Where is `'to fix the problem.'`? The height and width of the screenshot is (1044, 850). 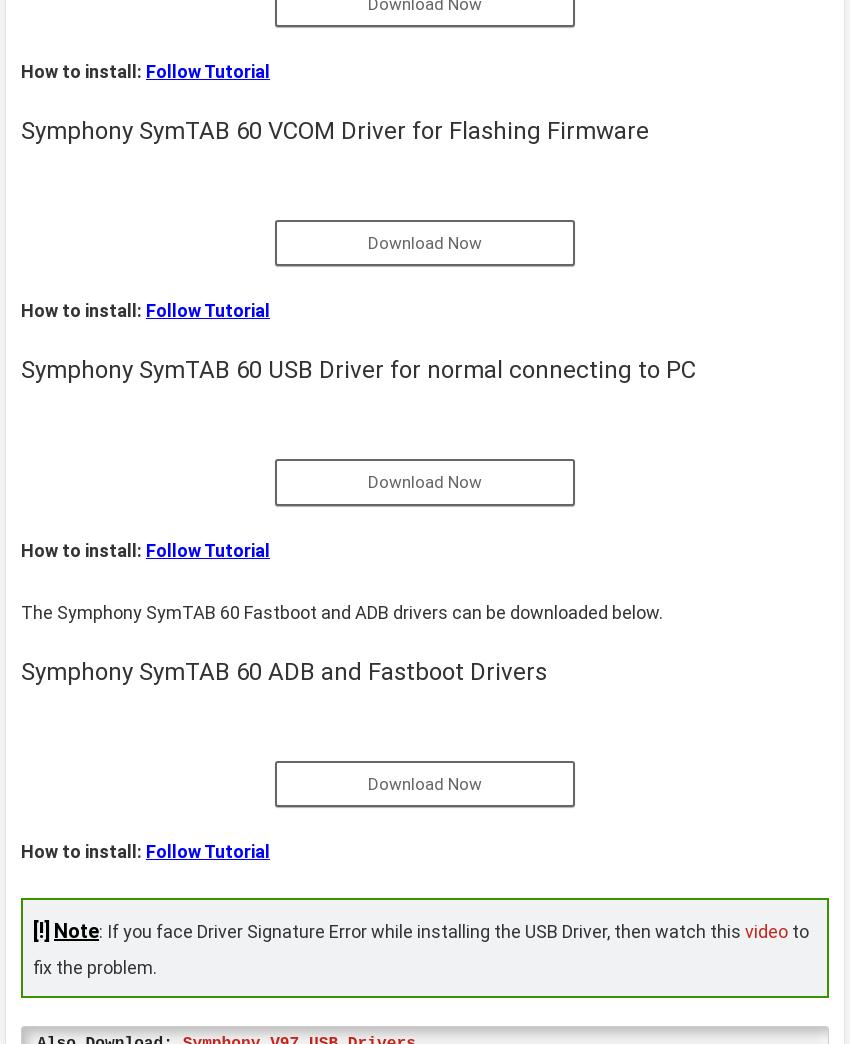
'to fix the problem.' is located at coordinates (421, 947).